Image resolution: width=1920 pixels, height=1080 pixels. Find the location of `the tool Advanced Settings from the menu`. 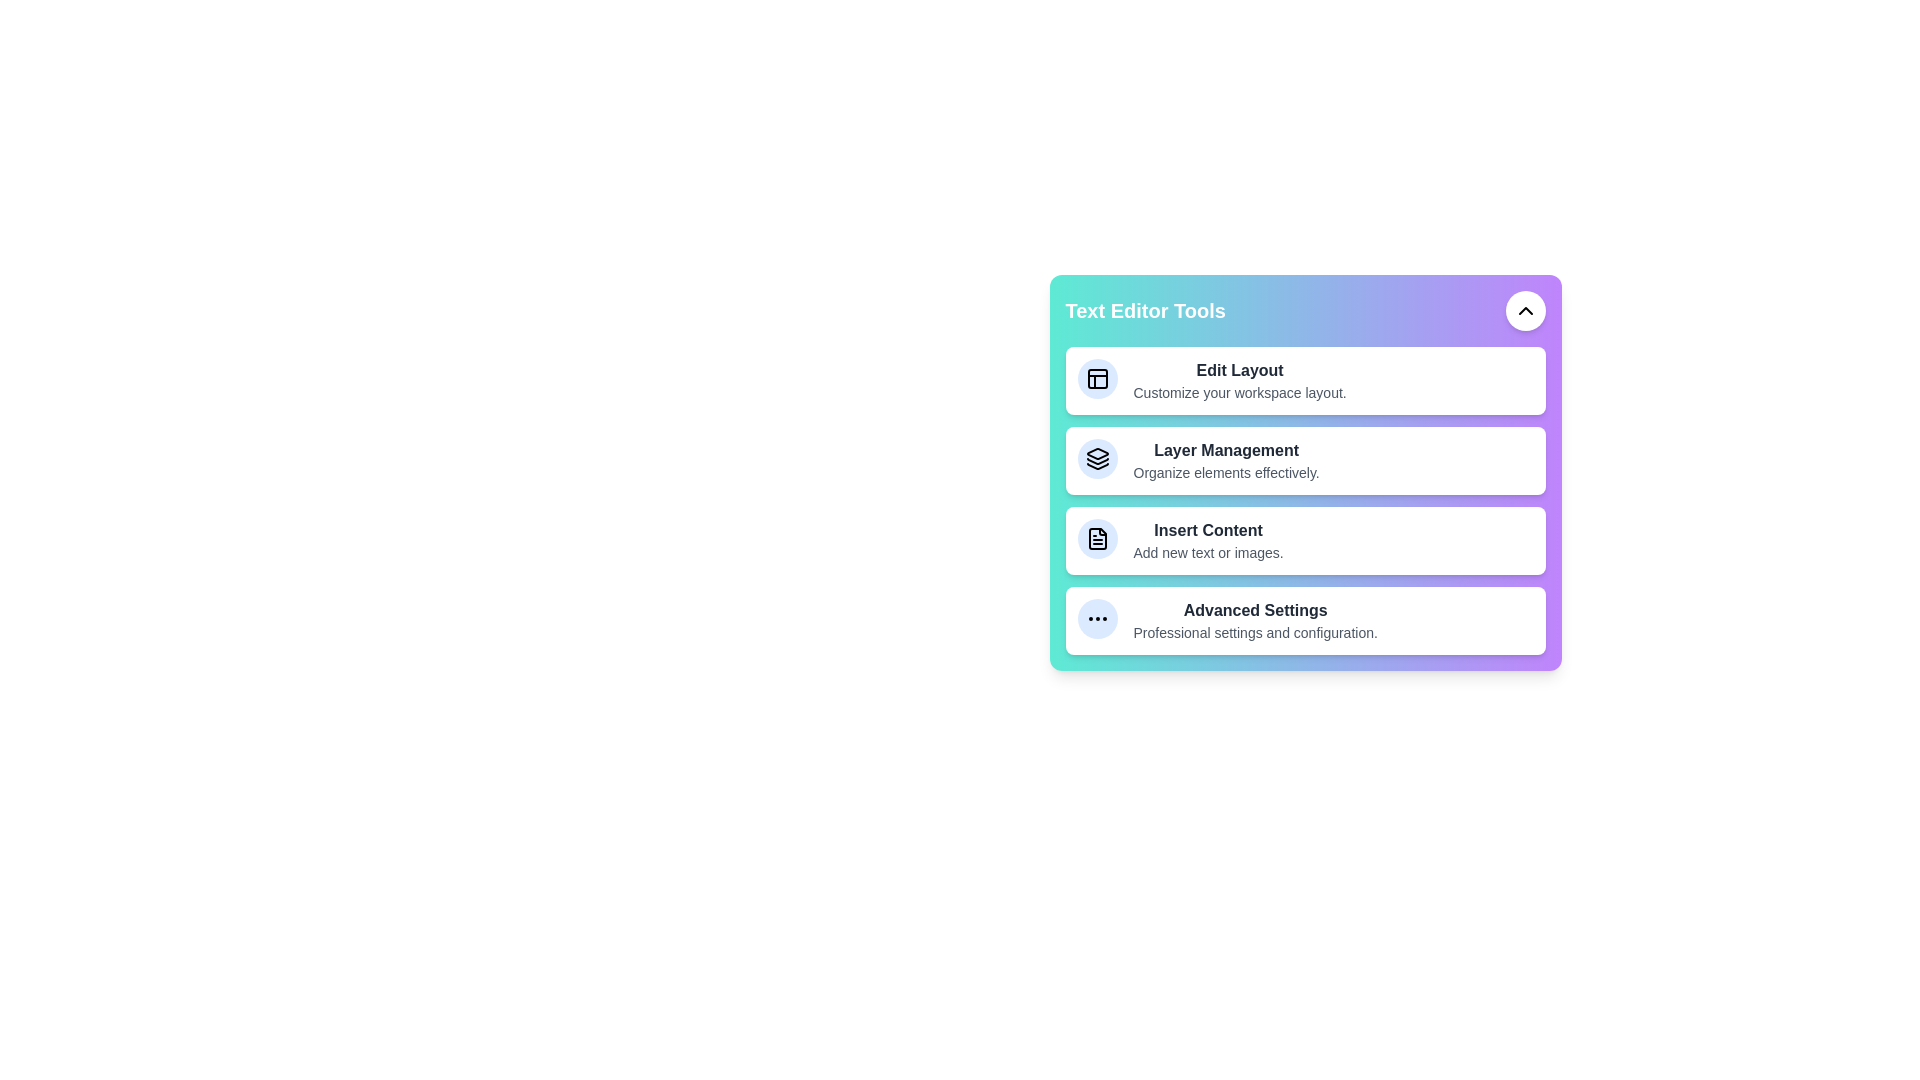

the tool Advanced Settings from the menu is located at coordinates (1200, 589).